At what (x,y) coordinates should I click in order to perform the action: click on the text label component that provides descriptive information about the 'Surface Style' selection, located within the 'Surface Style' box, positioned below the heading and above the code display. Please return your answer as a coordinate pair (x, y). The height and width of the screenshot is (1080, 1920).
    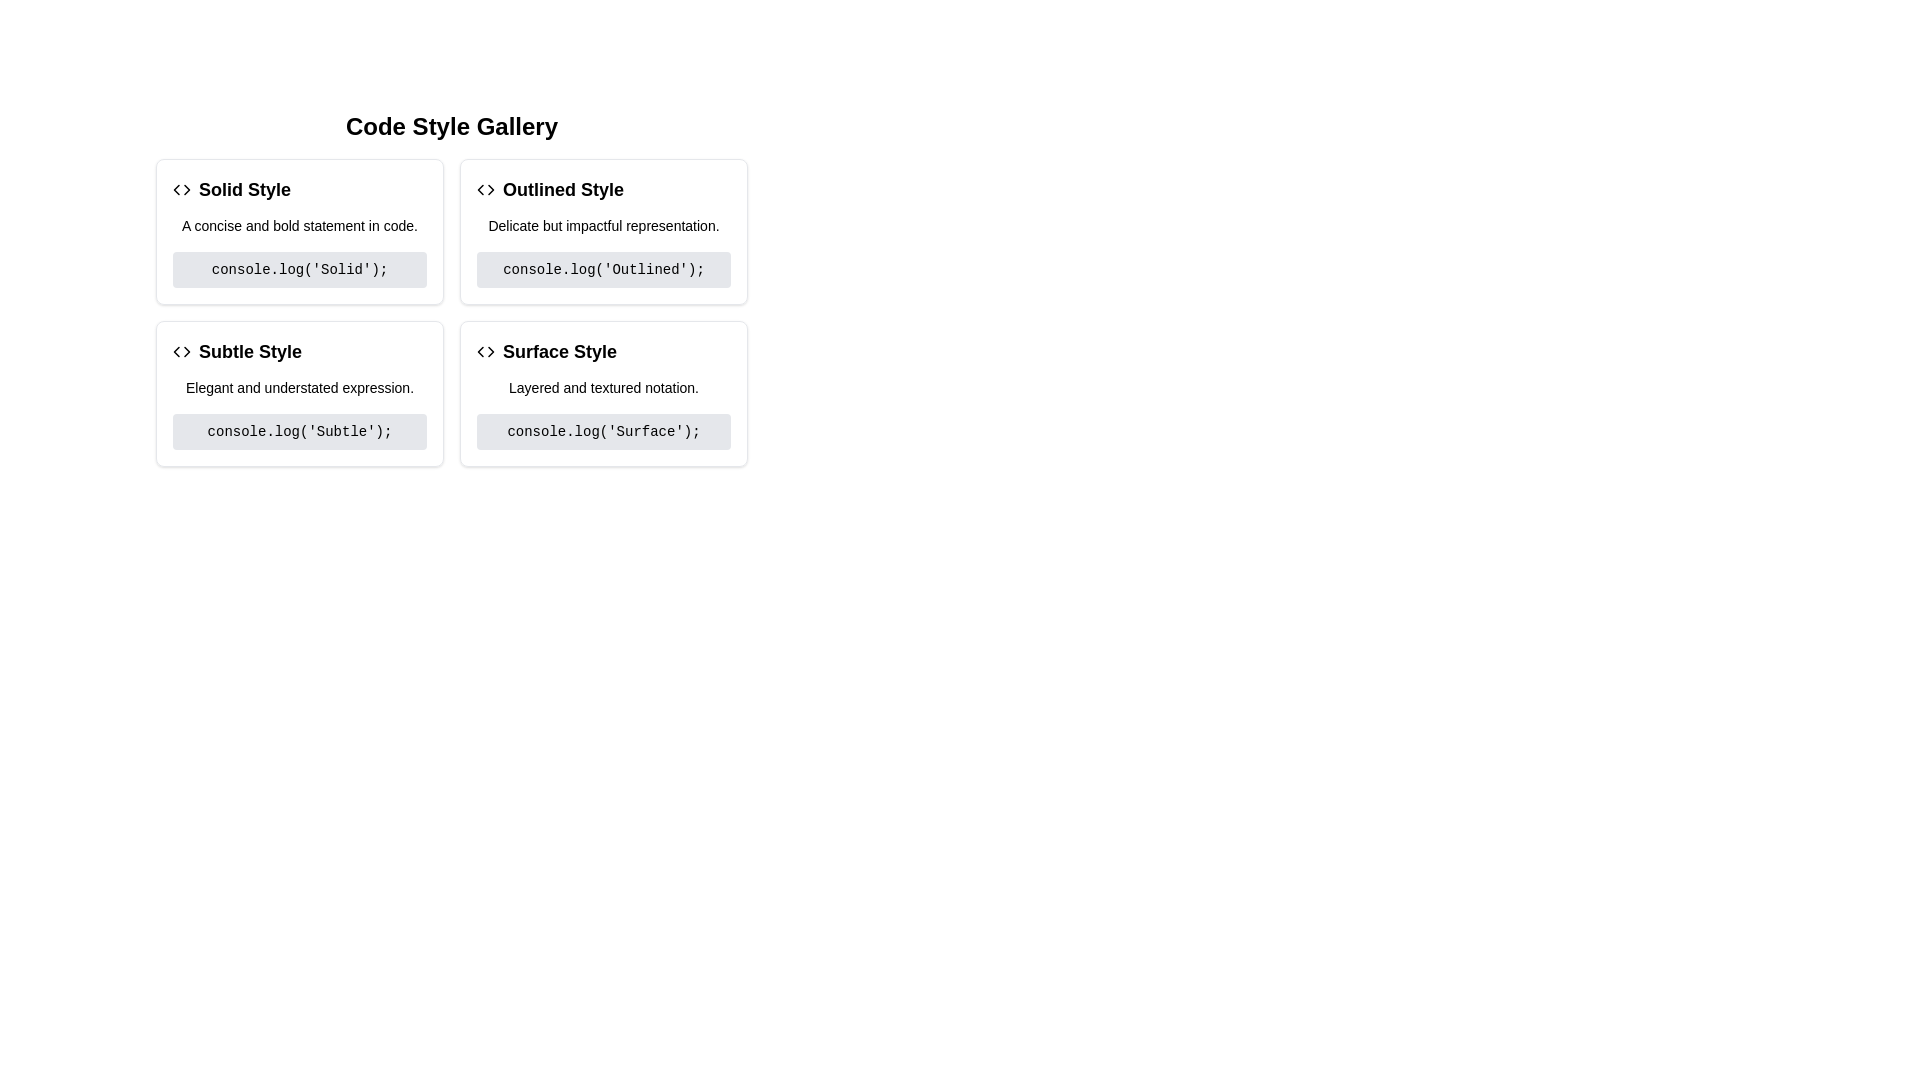
    Looking at the image, I should click on (603, 388).